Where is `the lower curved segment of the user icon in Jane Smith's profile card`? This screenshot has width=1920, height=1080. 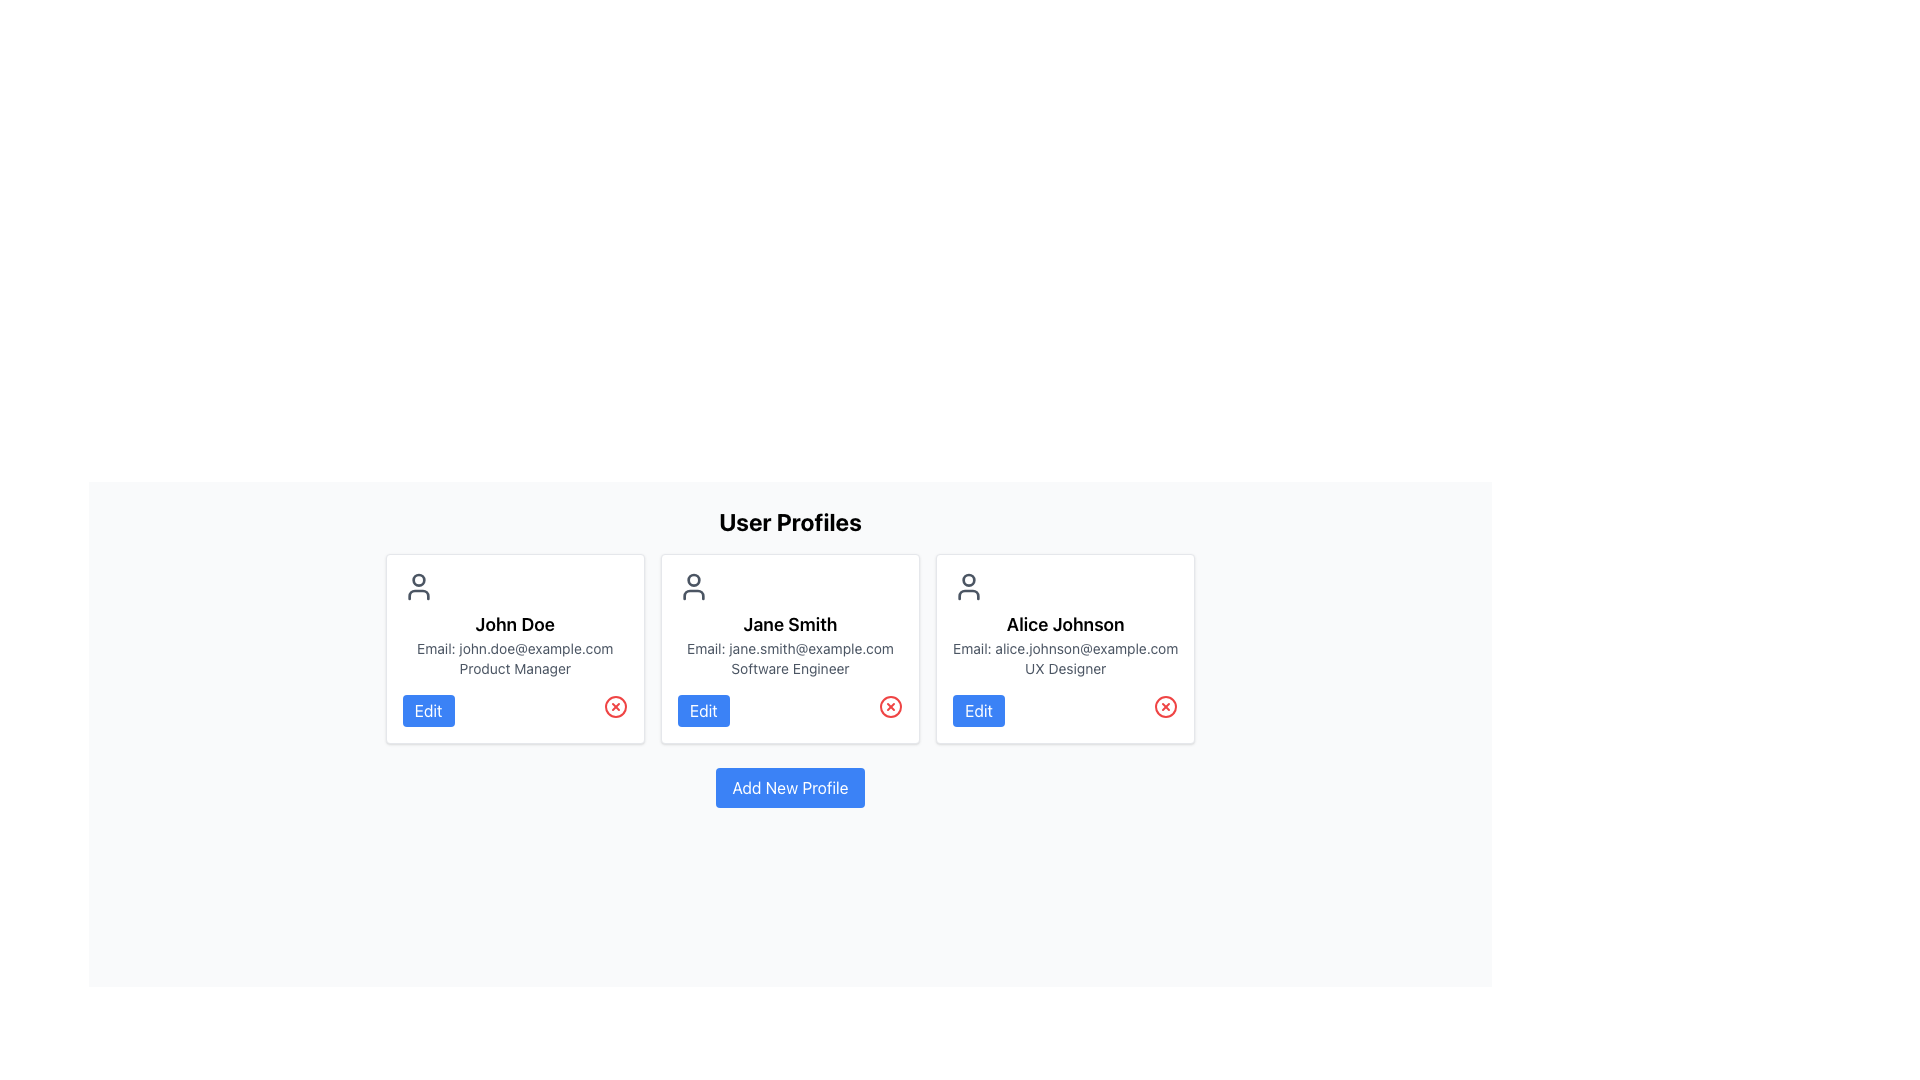 the lower curved segment of the user icon in Jane Smith's profile card is located at coordinates (693, 593).